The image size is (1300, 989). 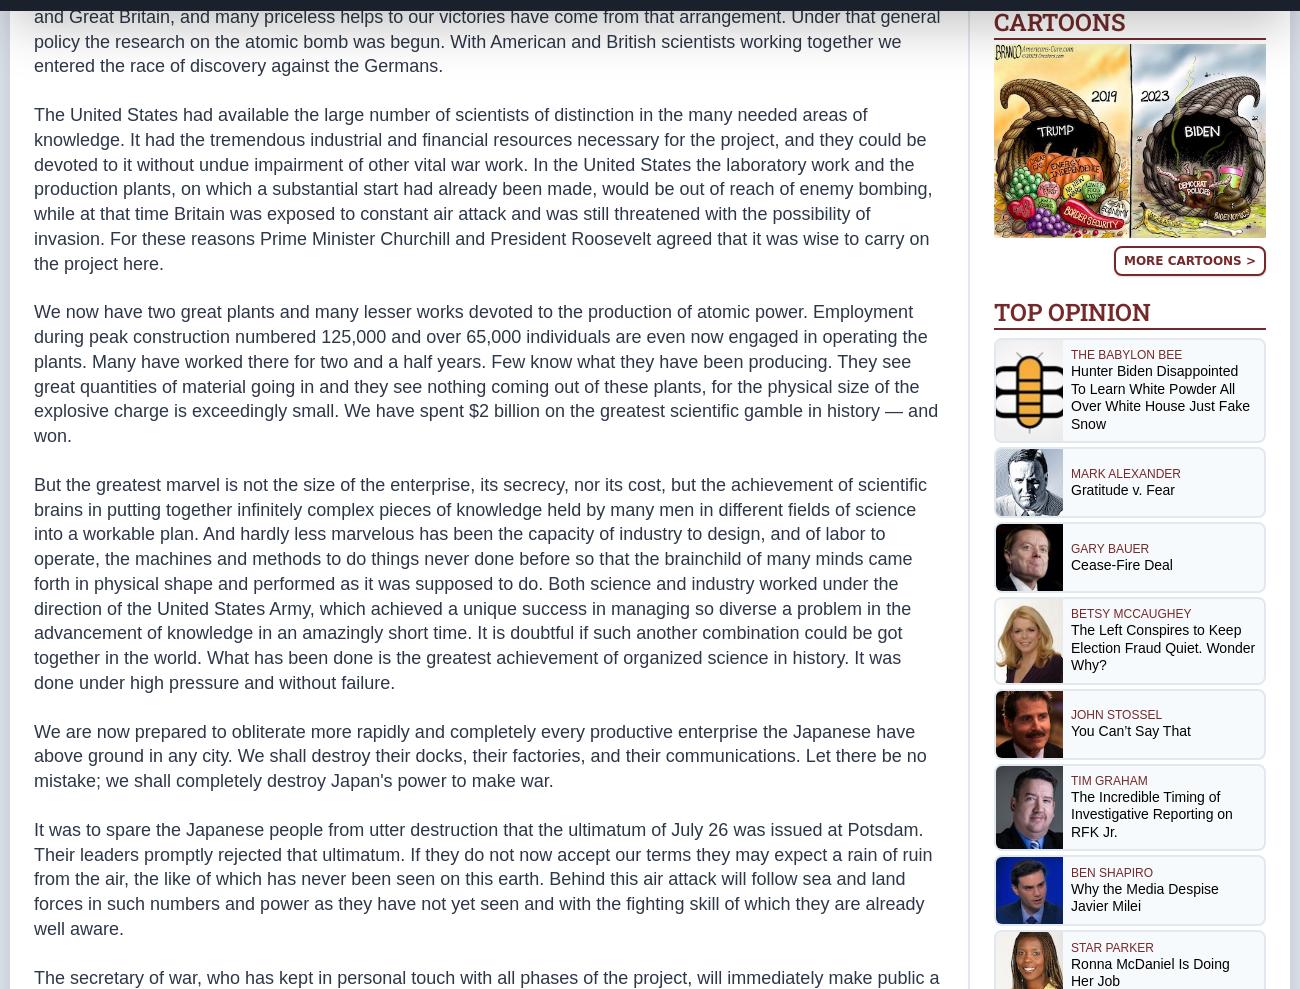 What do you see at coordinates (1121, 487) in the screenshot?
I see `'Gratitude v. Fear'` at bounding box center [1121, 487].